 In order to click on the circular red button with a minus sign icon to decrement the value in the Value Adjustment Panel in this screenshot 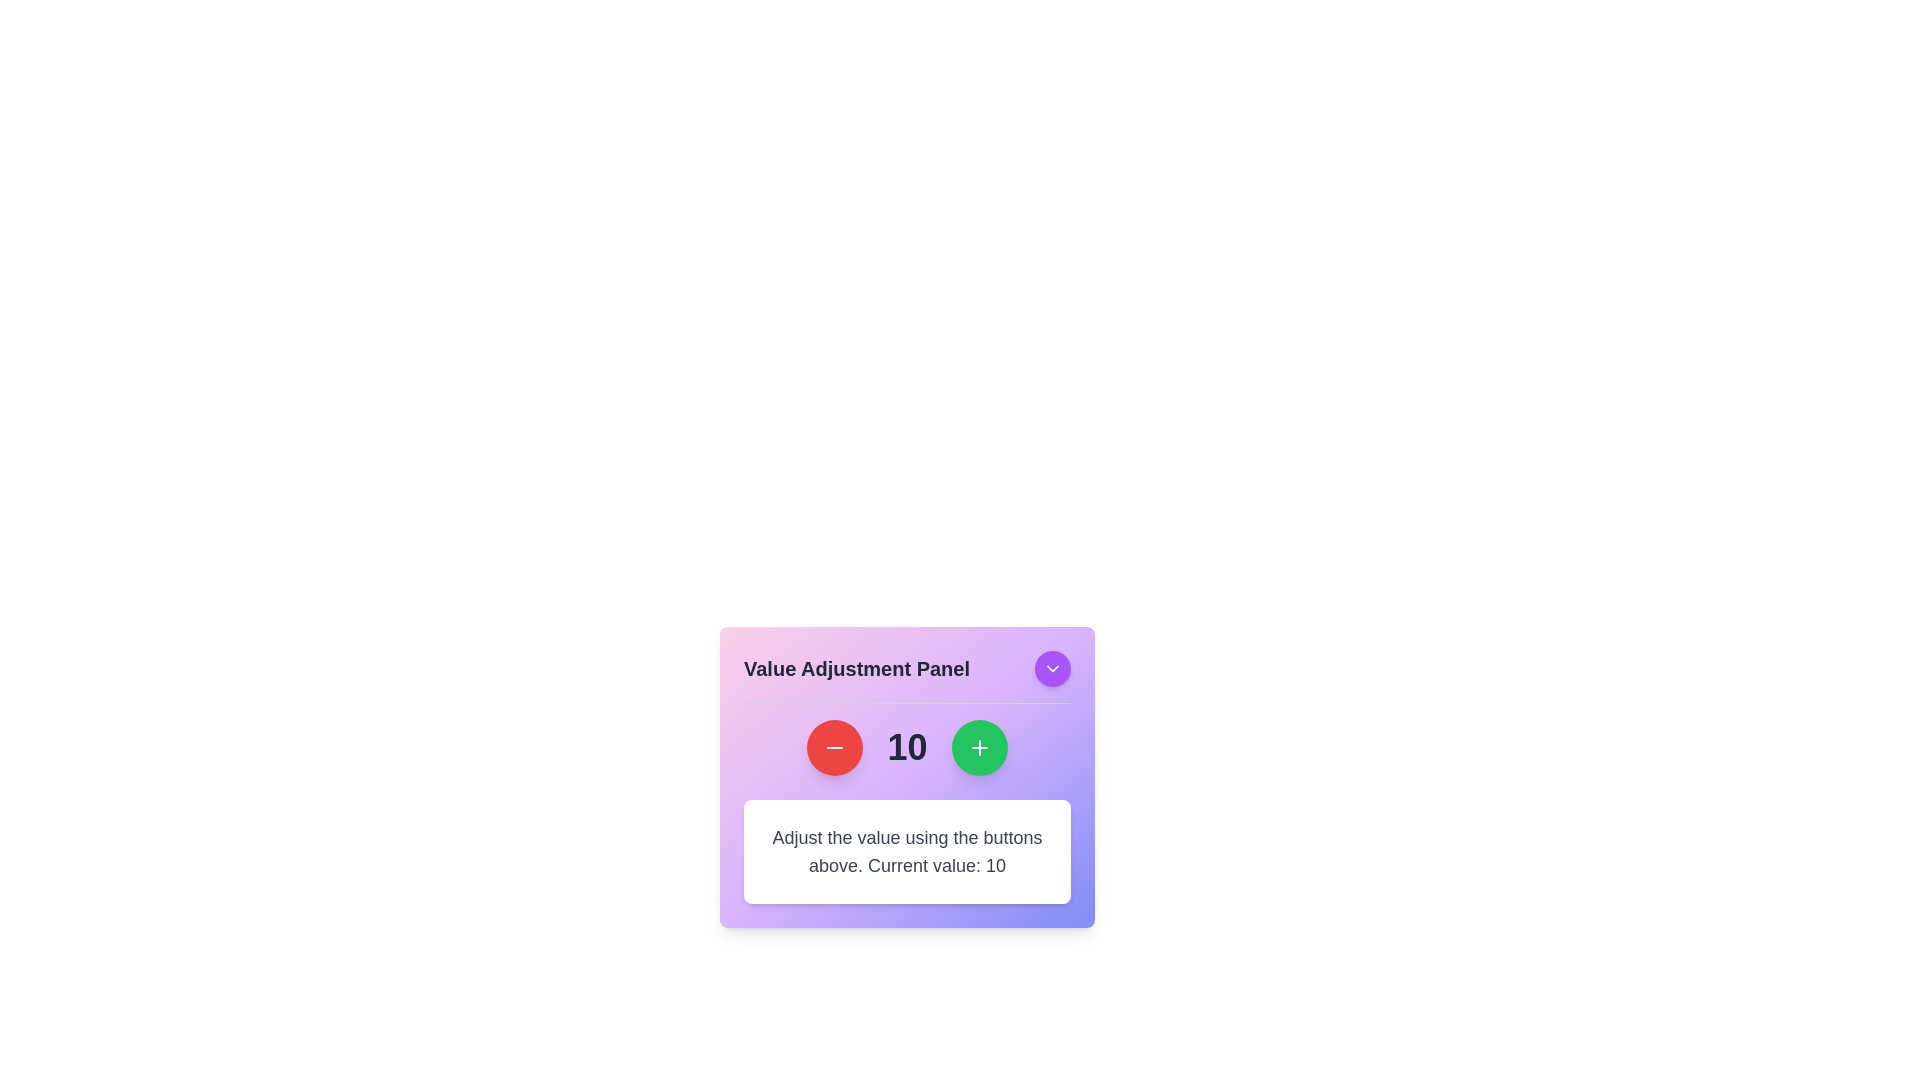, I will do `click(835, 748)`.